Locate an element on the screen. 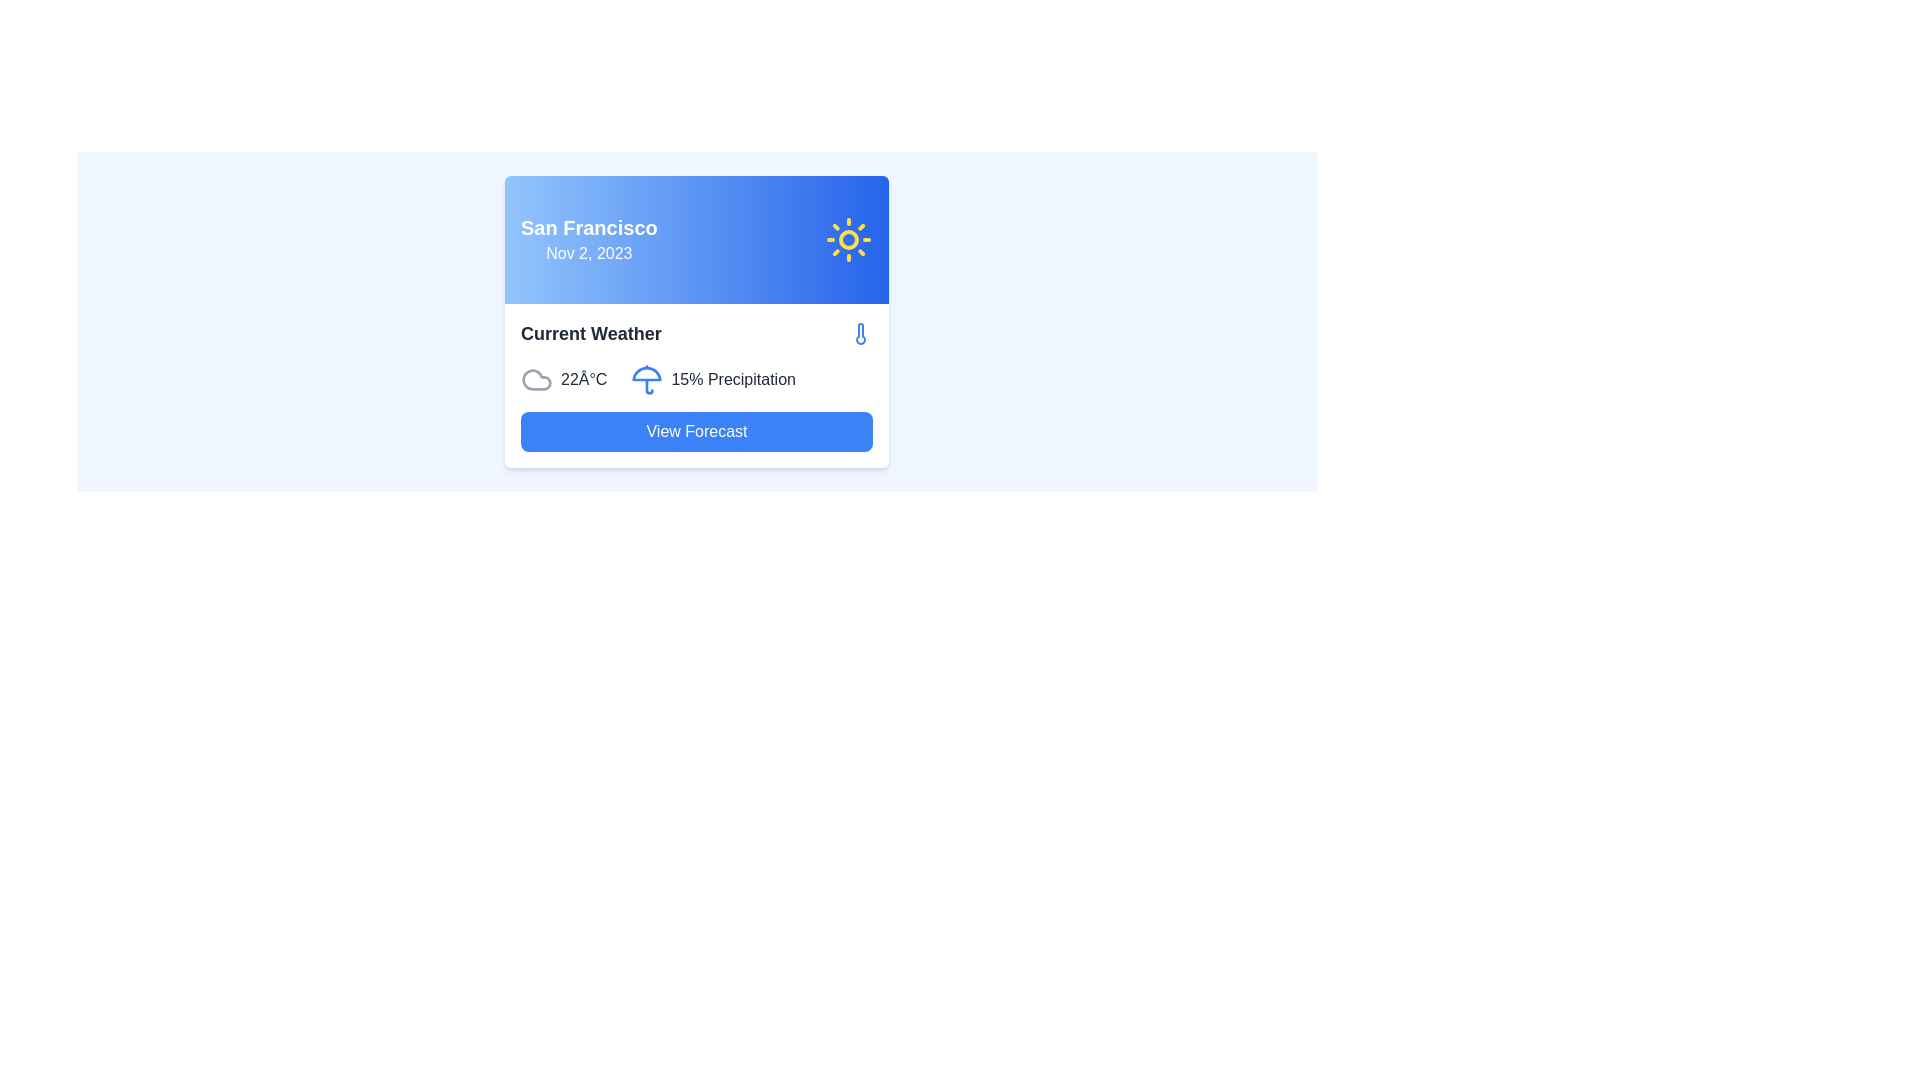  the cloud-shaped icon with a smooth outline and light gray color located in the current weather section, preceding the temperature value '22°C' is located at coordinates (537, 380).